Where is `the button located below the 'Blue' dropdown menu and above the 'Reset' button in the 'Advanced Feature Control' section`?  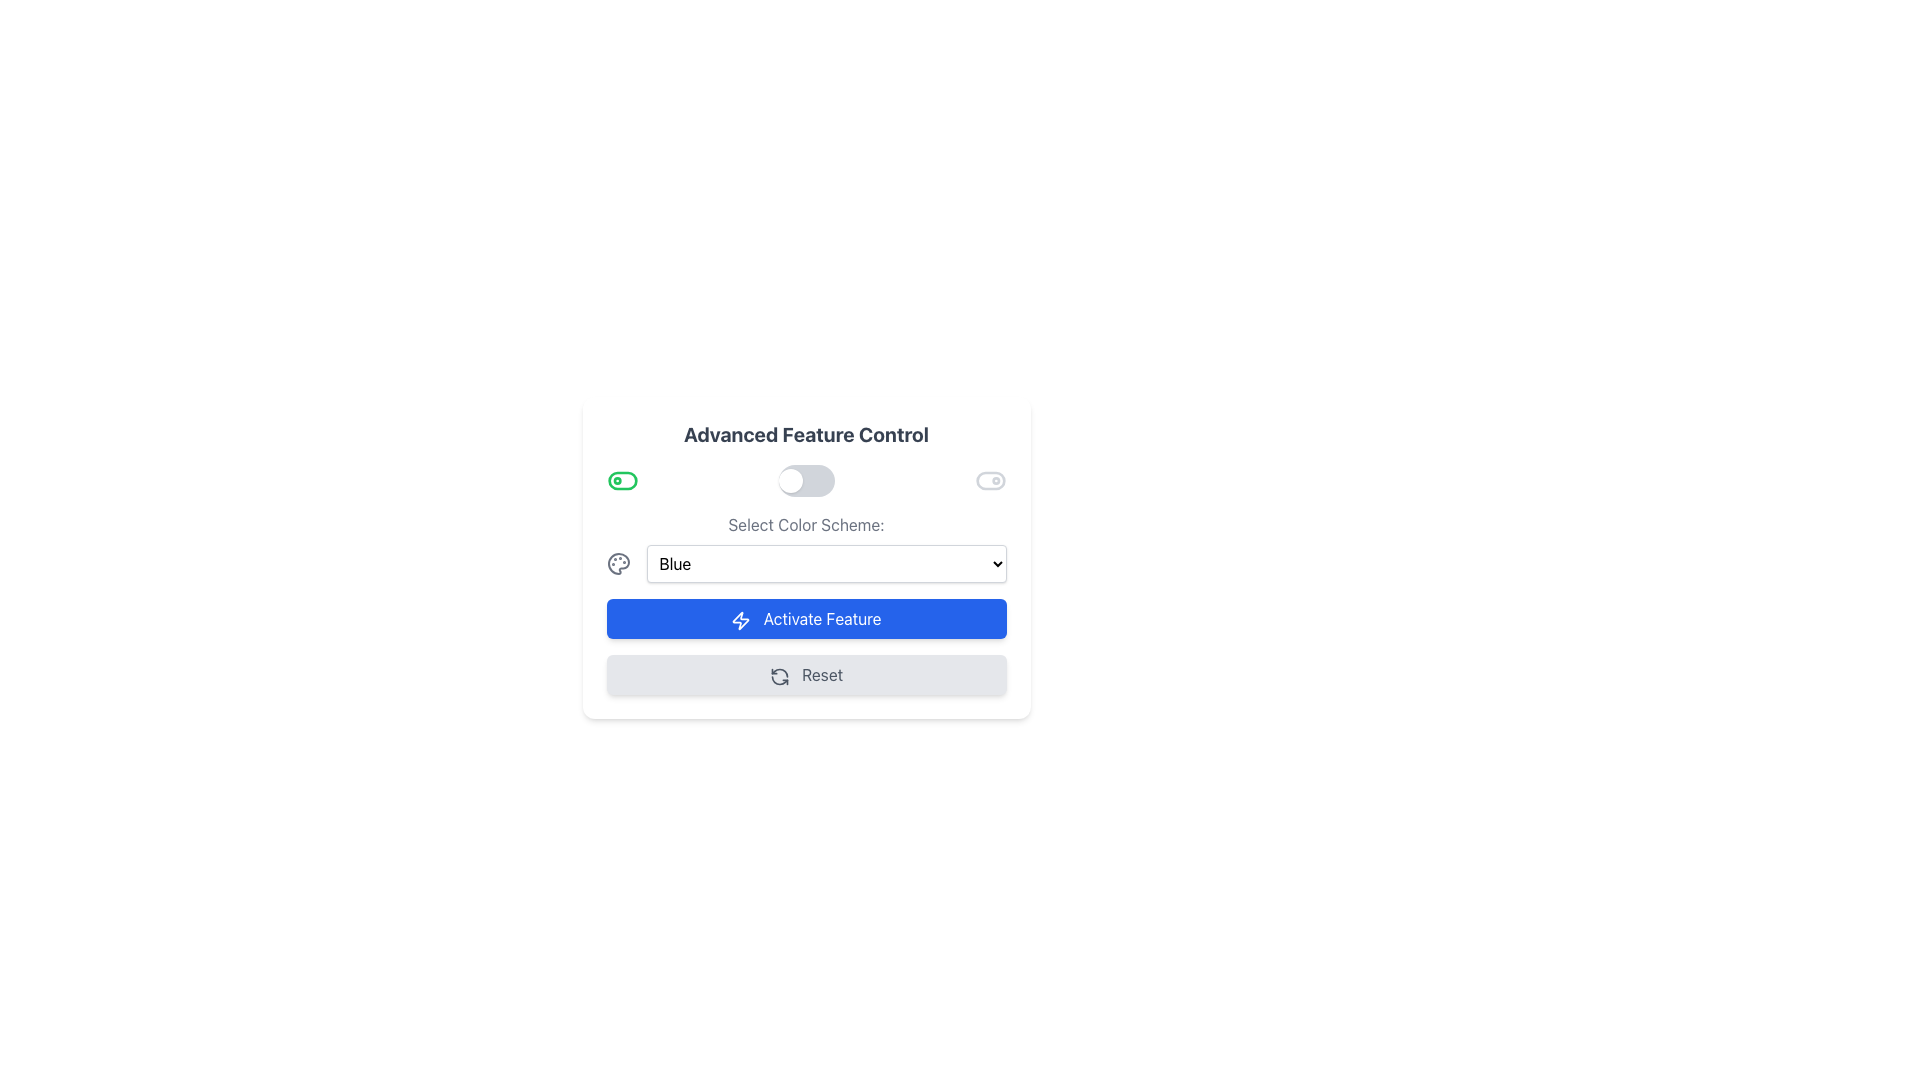
the button located below the 'Blue' dropdown menu and above the 'Reset' button in the 'Advanced Feature Control' section is located at coordinates (806, 617).